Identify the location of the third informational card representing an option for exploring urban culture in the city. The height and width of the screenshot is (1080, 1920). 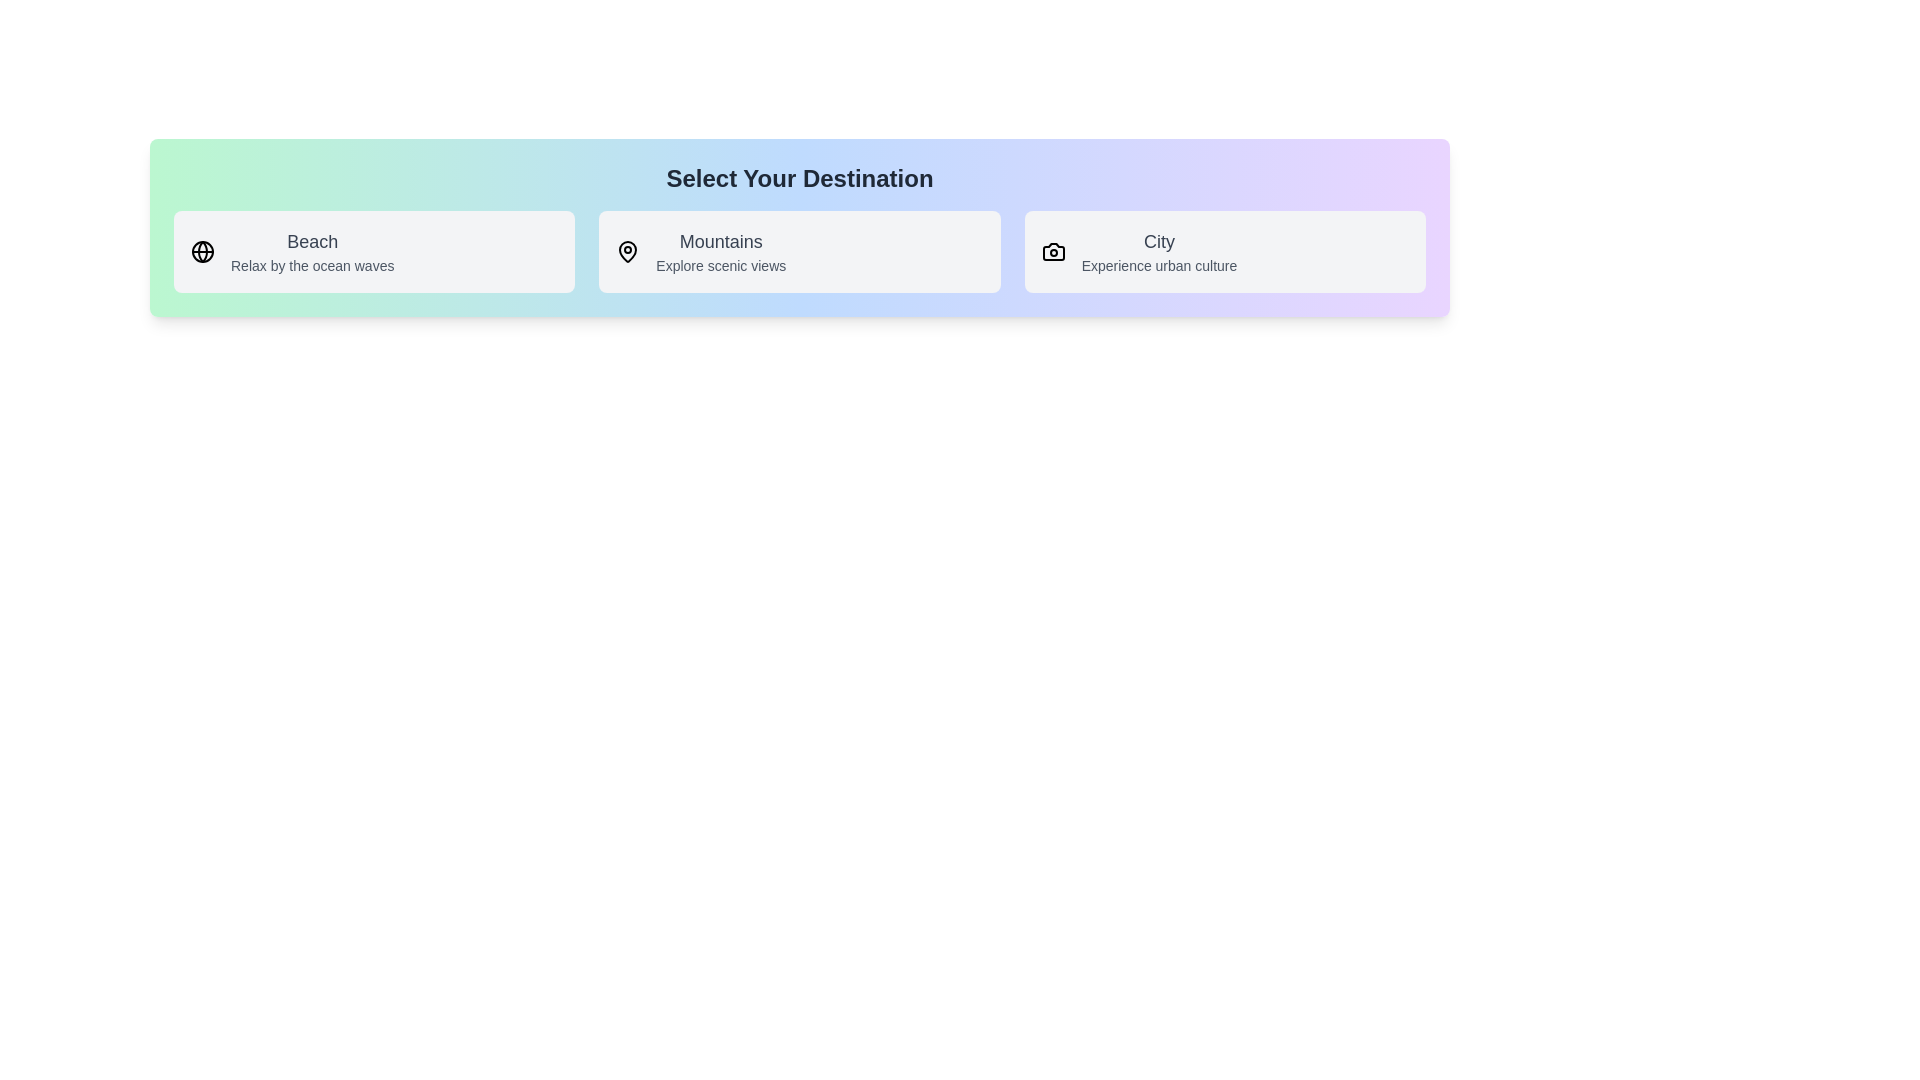
(1224, 250).